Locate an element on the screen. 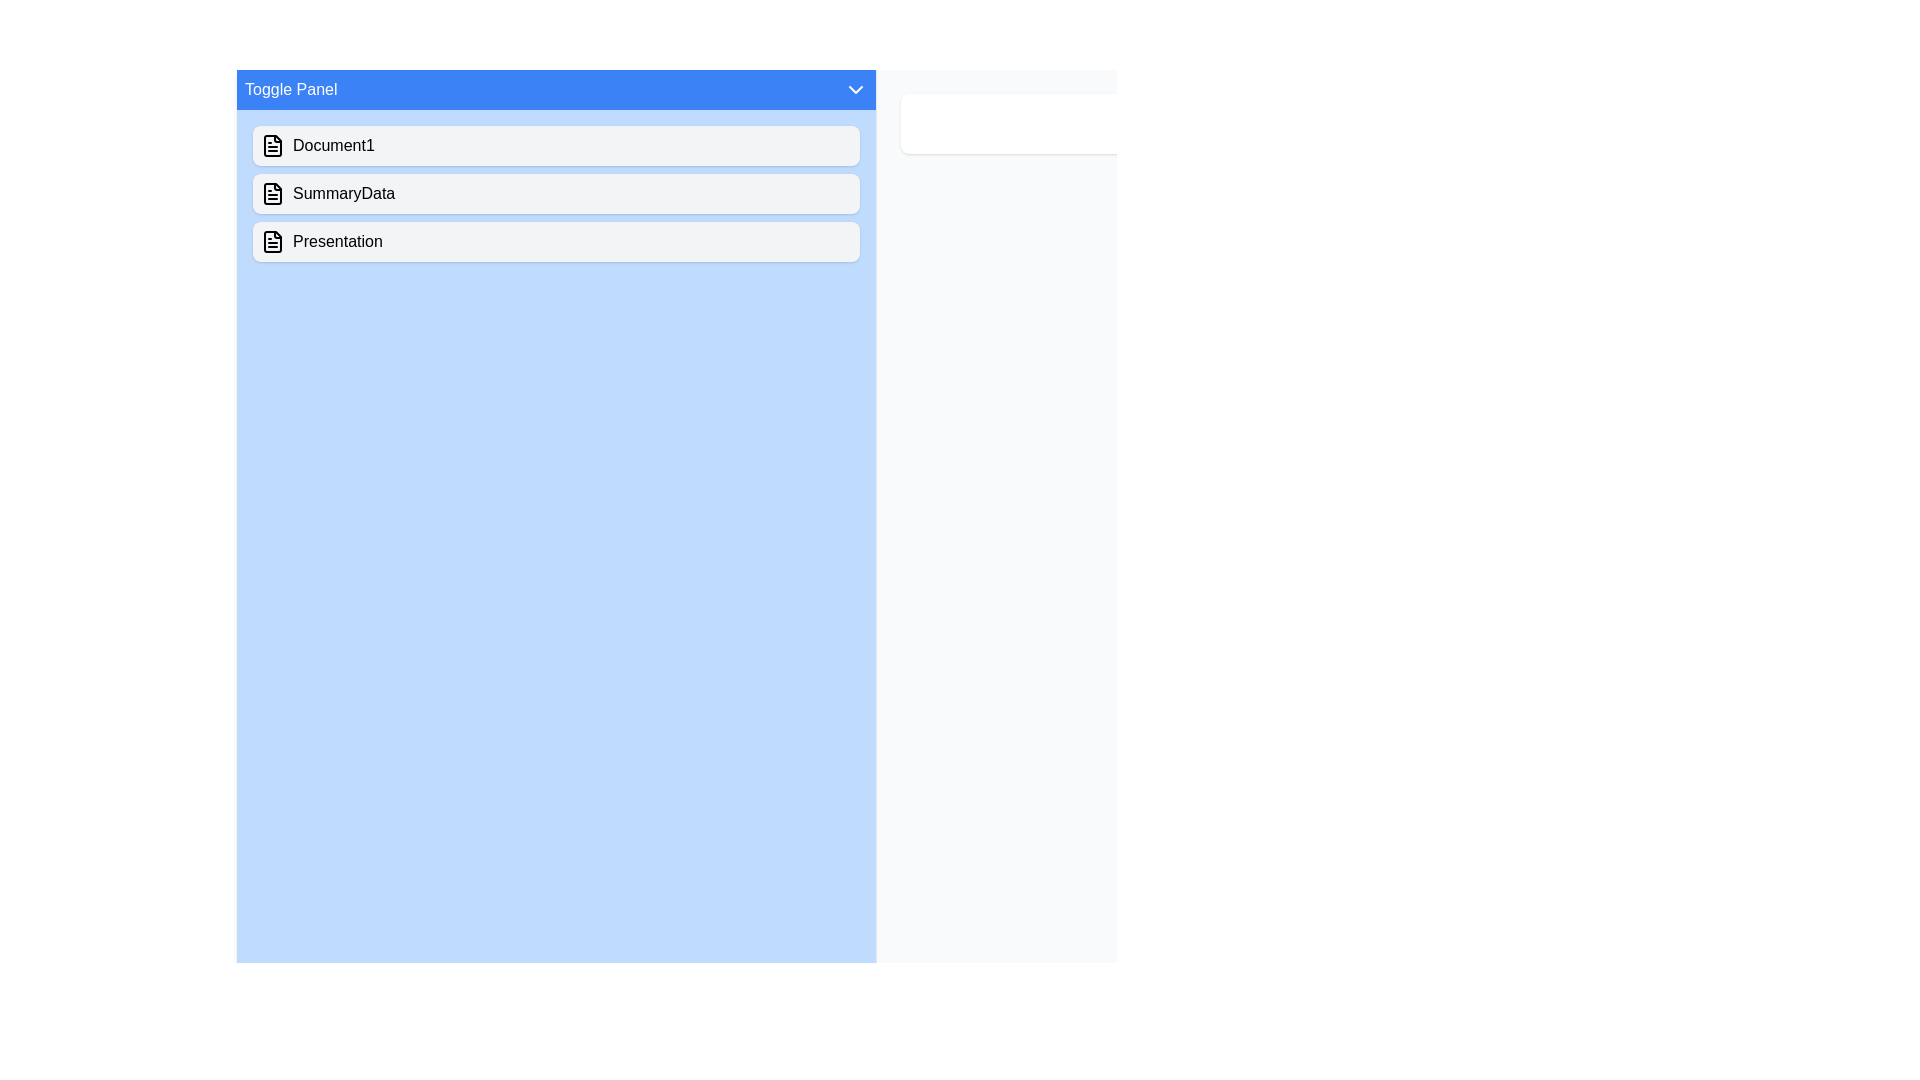  the unique text label displaying 'Document1', which identifies a specific document within a list of items is located at coordinates (333, 145).